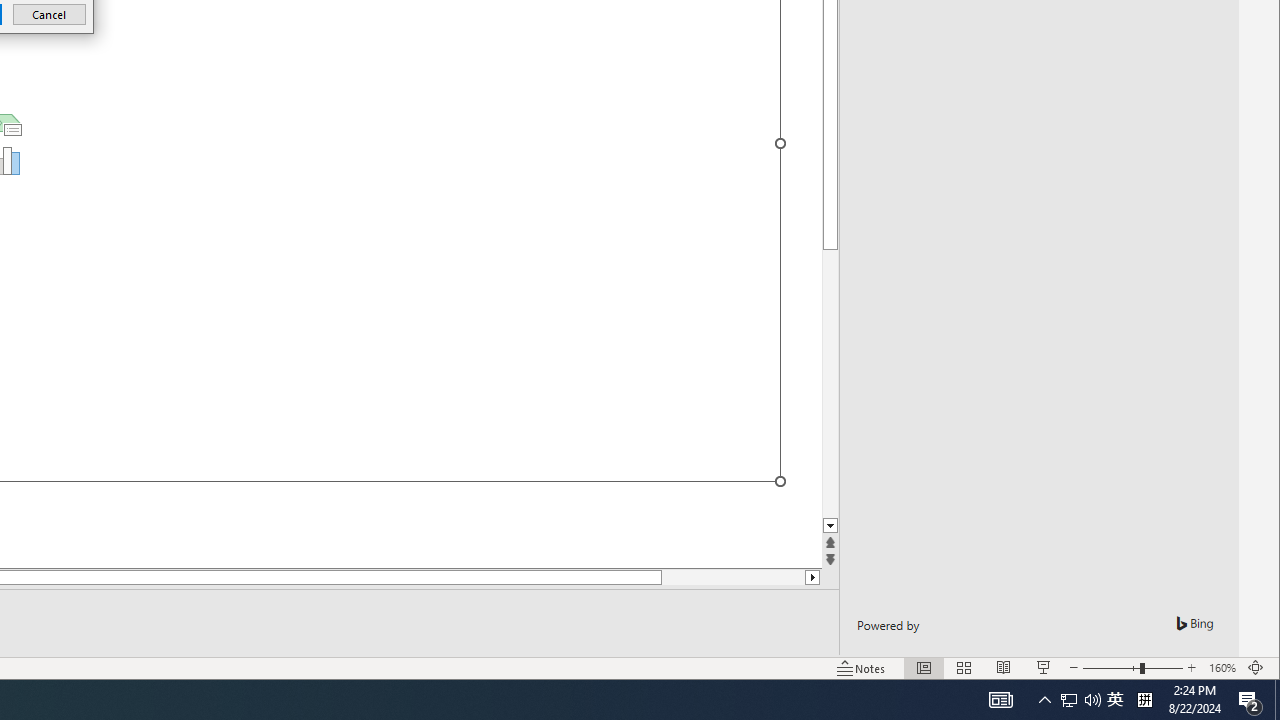  What do you see at coordinates (49, 14) in the screenshot?
I see `'Cancel'` at bounding box center [49, 14].